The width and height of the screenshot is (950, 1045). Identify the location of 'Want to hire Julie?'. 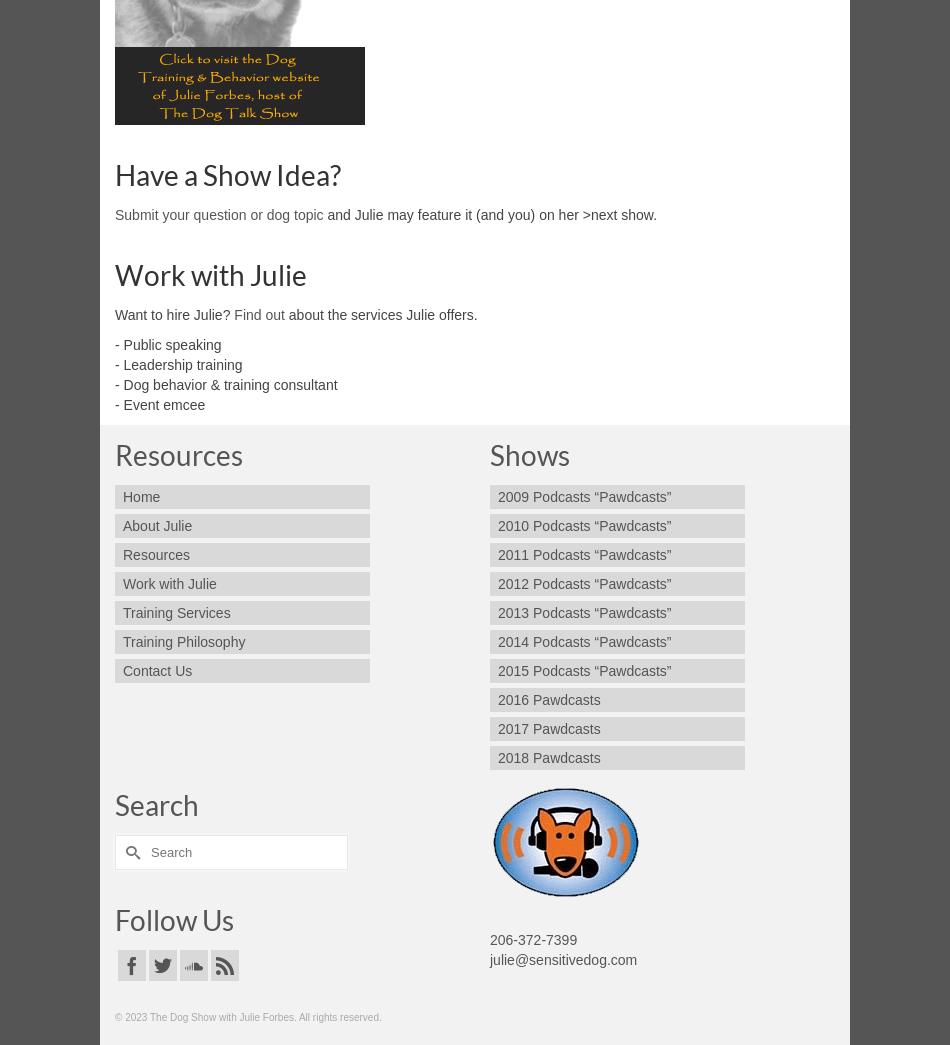
(174, 314).